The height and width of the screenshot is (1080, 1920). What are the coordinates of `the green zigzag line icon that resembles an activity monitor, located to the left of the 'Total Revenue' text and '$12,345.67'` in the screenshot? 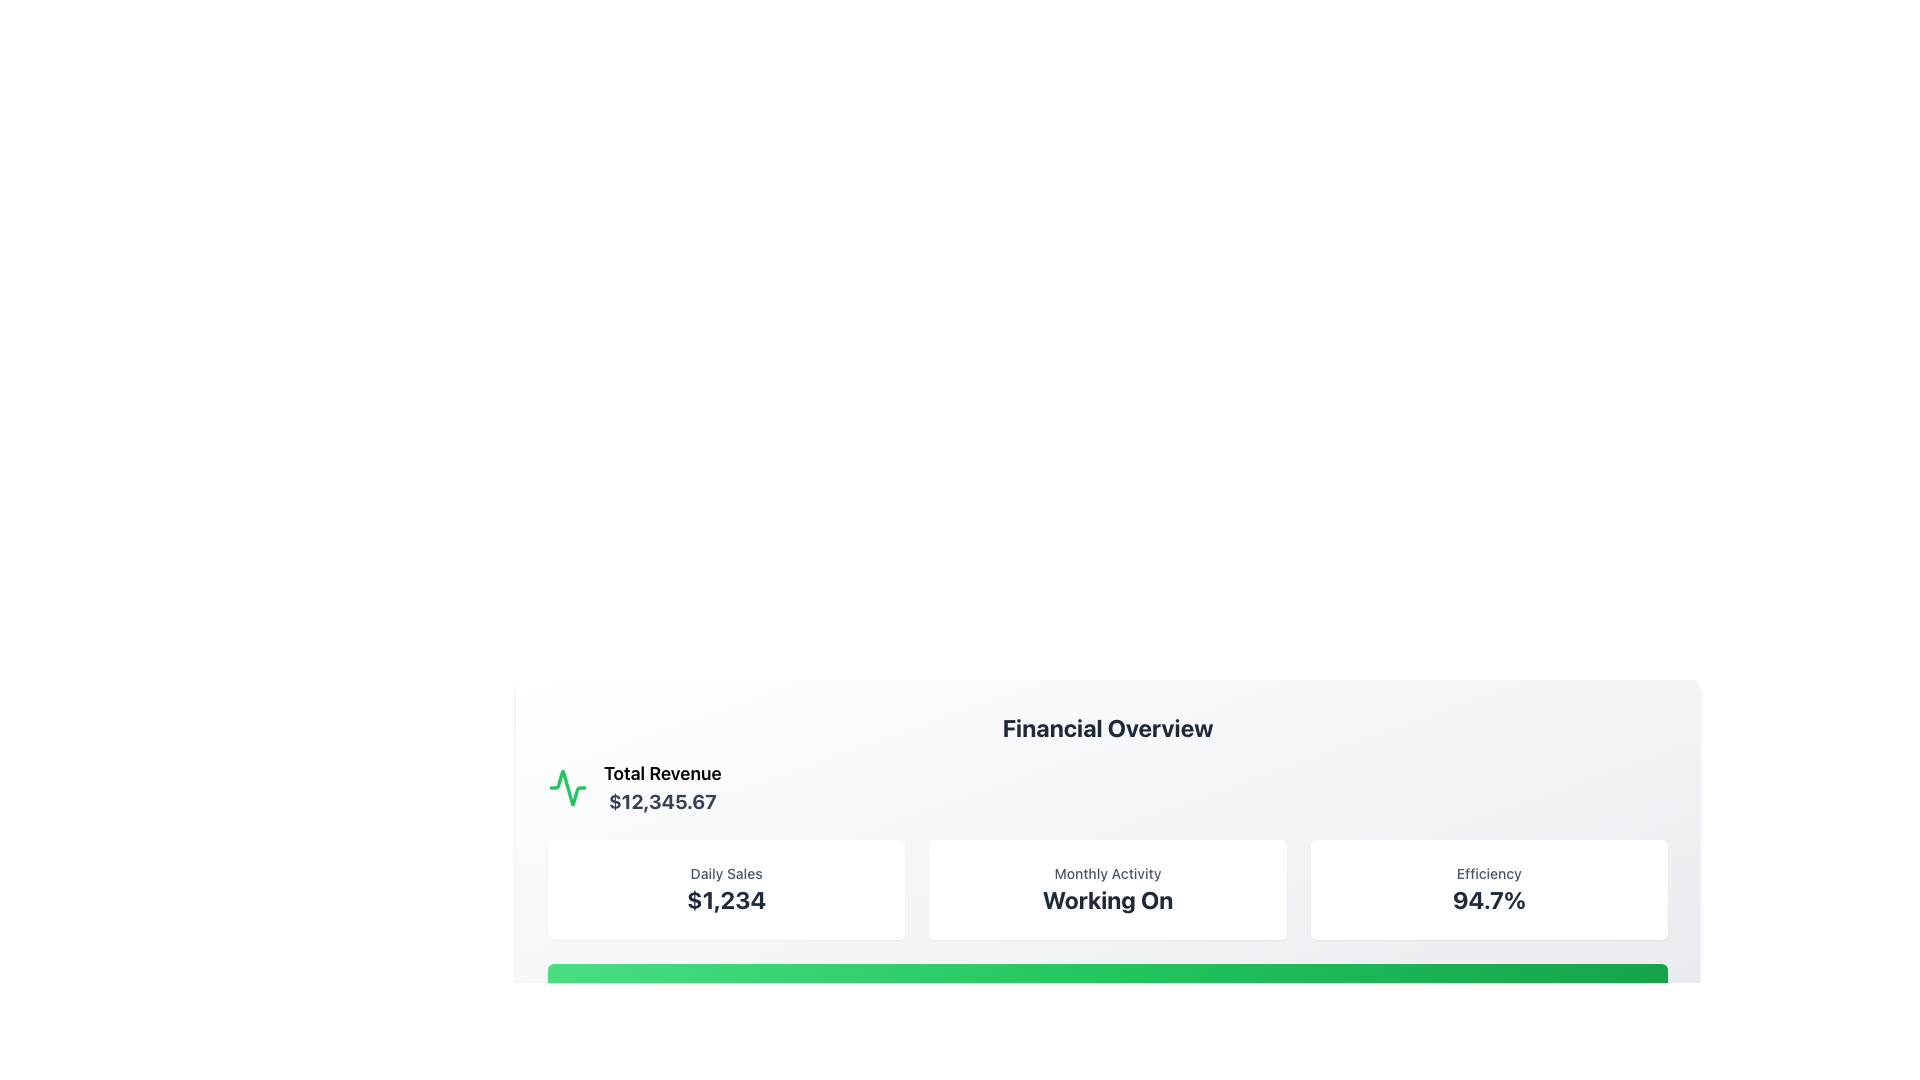 It's located at (566, 786).